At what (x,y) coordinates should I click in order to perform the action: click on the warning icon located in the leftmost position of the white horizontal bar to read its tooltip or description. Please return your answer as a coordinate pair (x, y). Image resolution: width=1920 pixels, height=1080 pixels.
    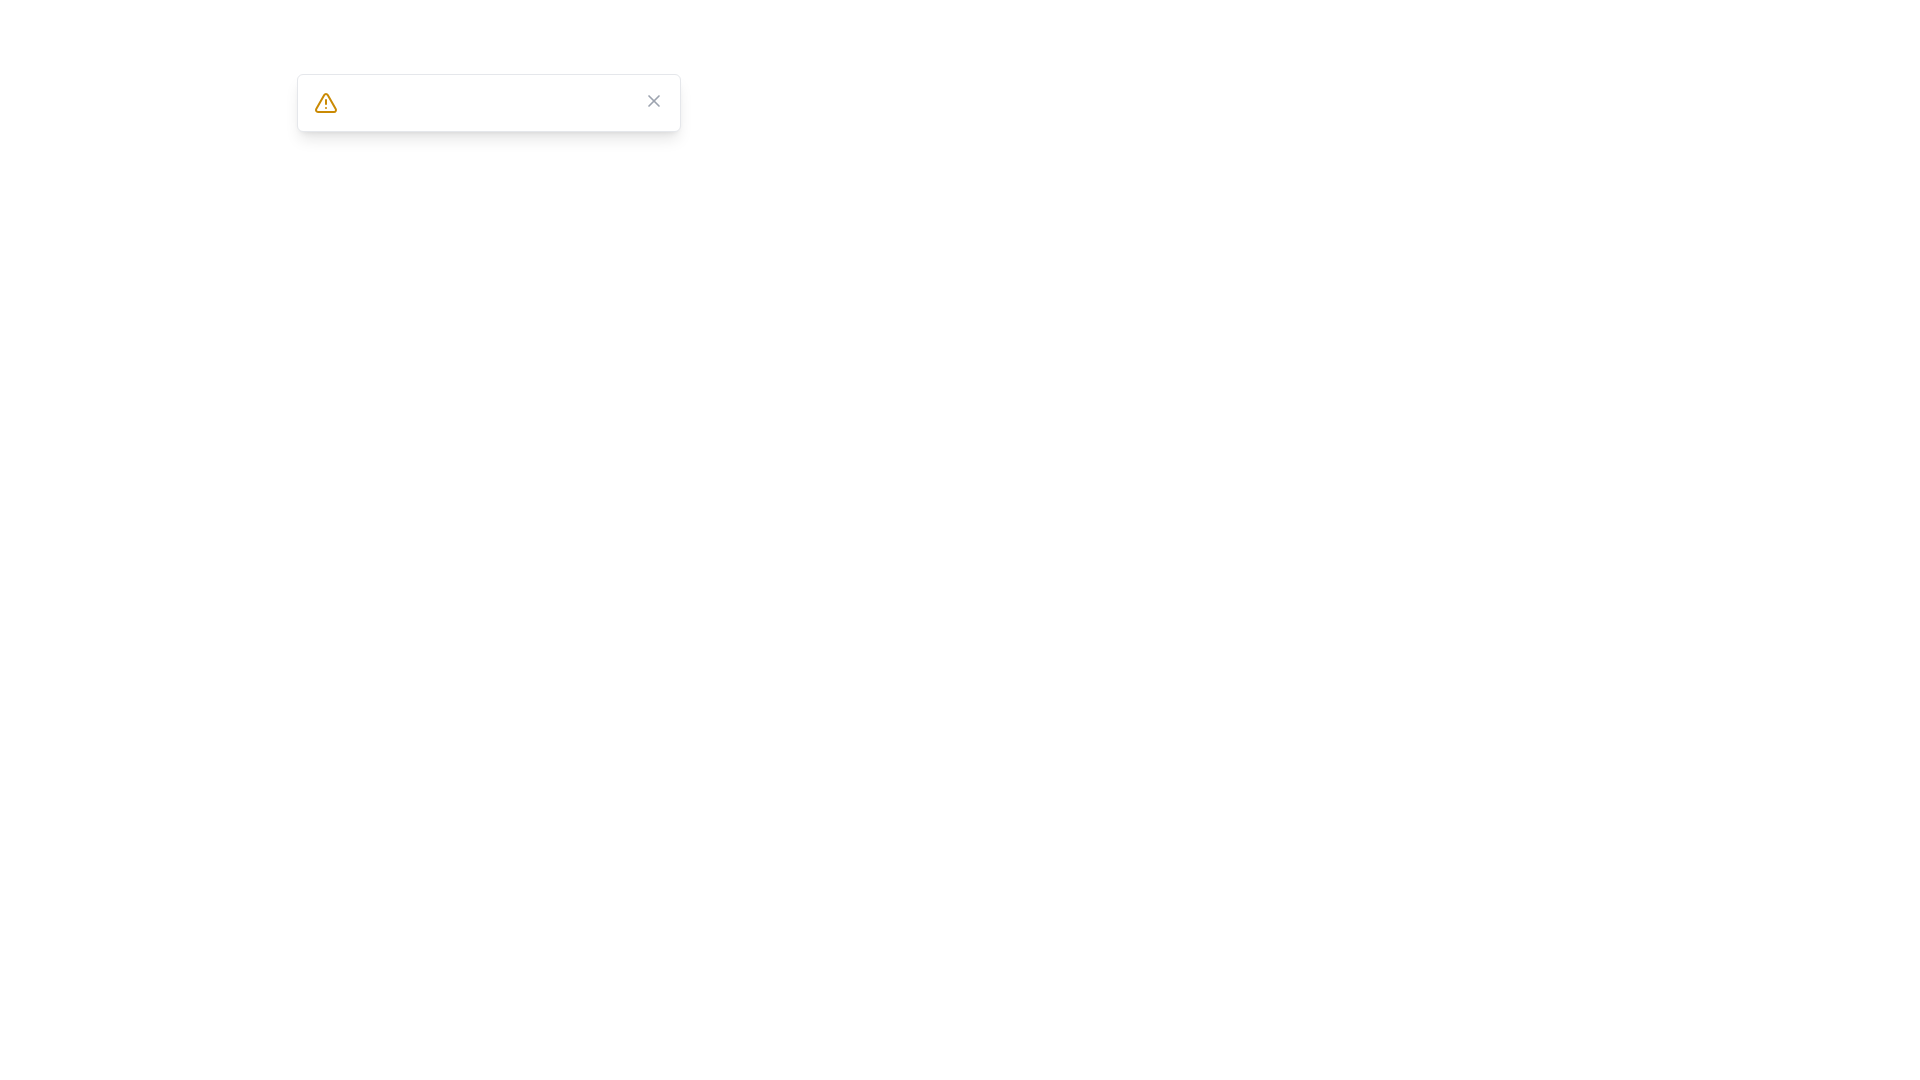
    Looking at the image, I should click on (326, 103).